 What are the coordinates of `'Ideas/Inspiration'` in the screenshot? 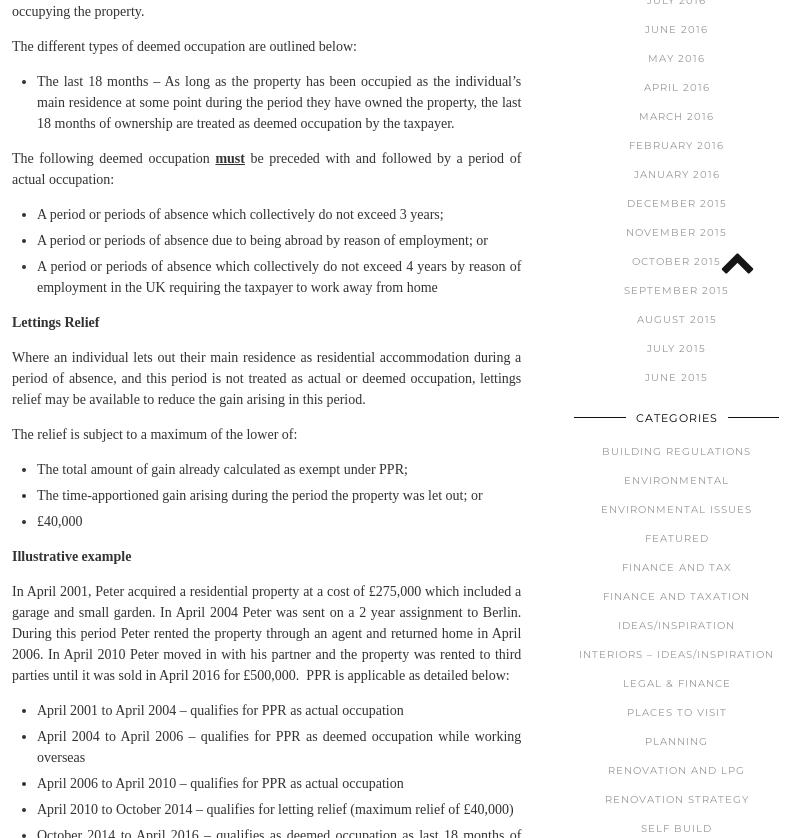 It's located at (618, 624).